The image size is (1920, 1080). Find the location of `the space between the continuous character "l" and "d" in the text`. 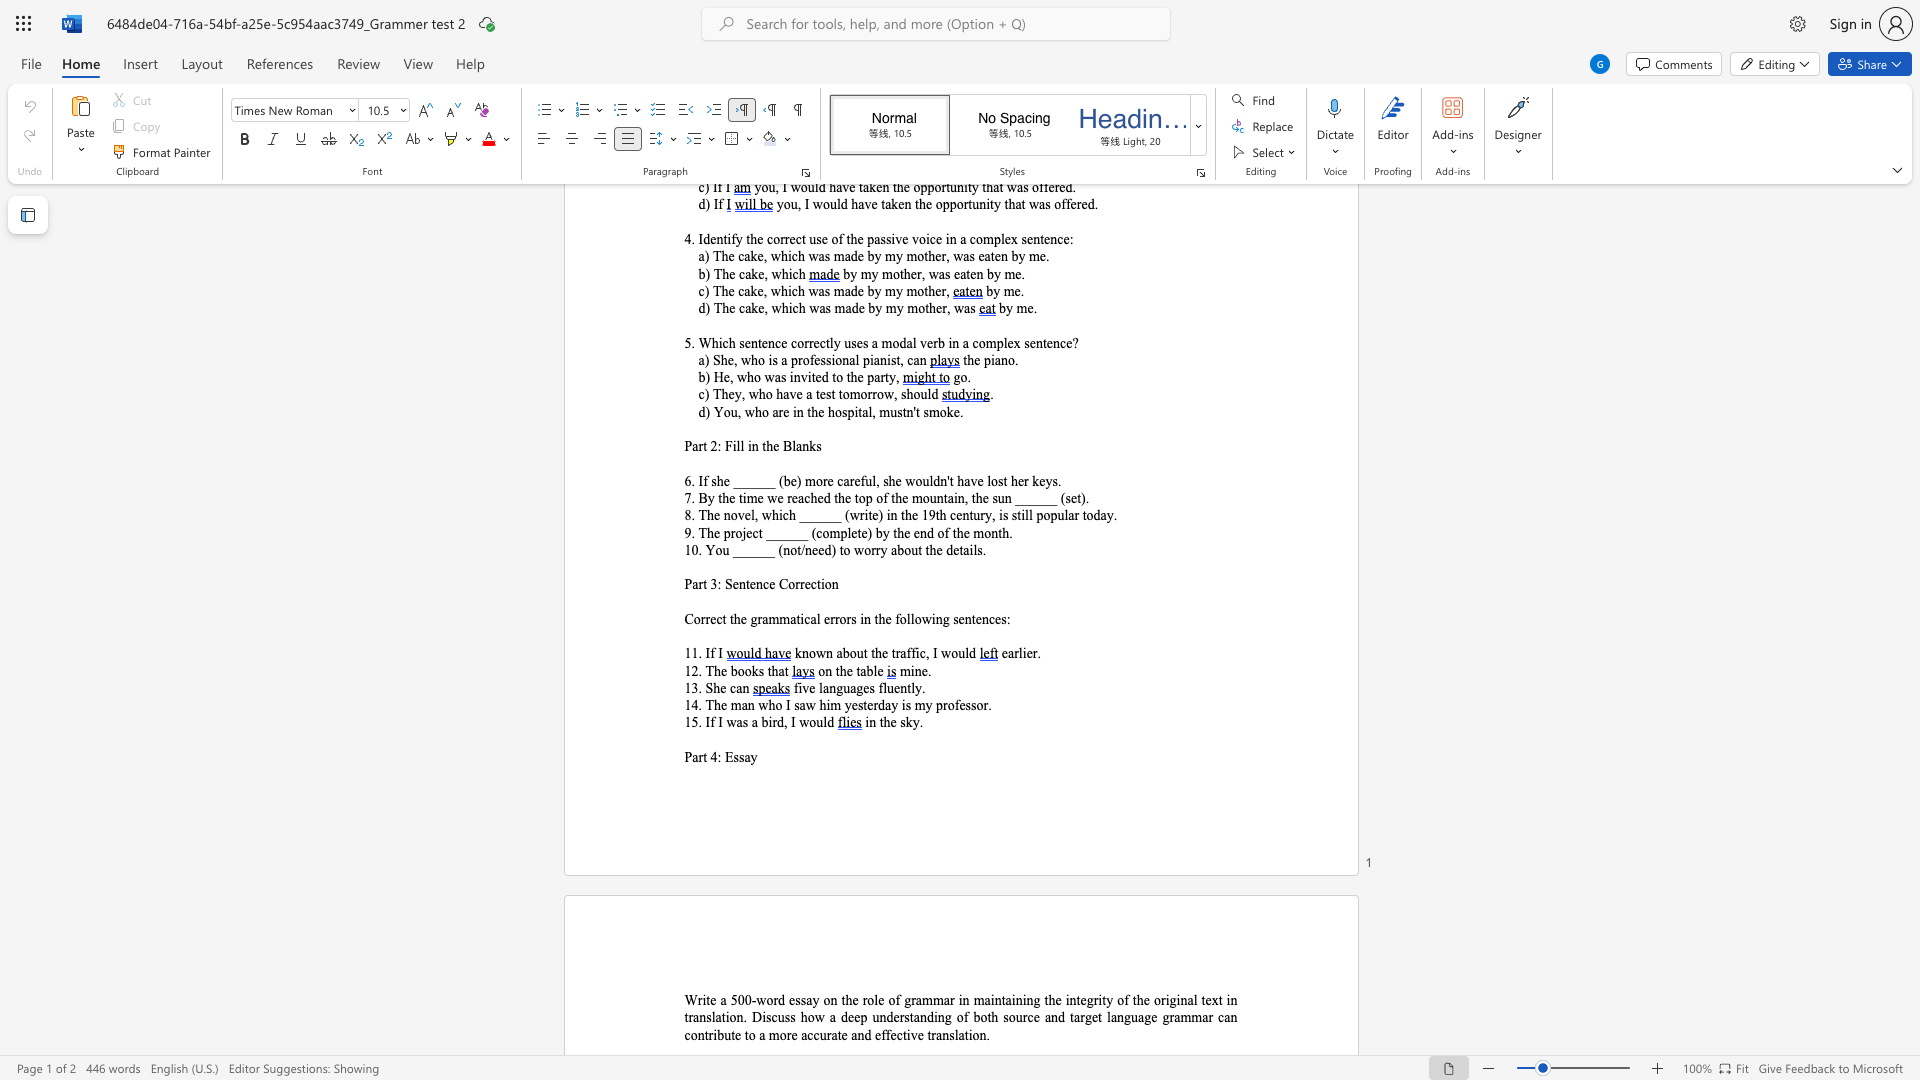

the space between the continuous character "l" and "d" in the text is located at coordinates (827, 722).